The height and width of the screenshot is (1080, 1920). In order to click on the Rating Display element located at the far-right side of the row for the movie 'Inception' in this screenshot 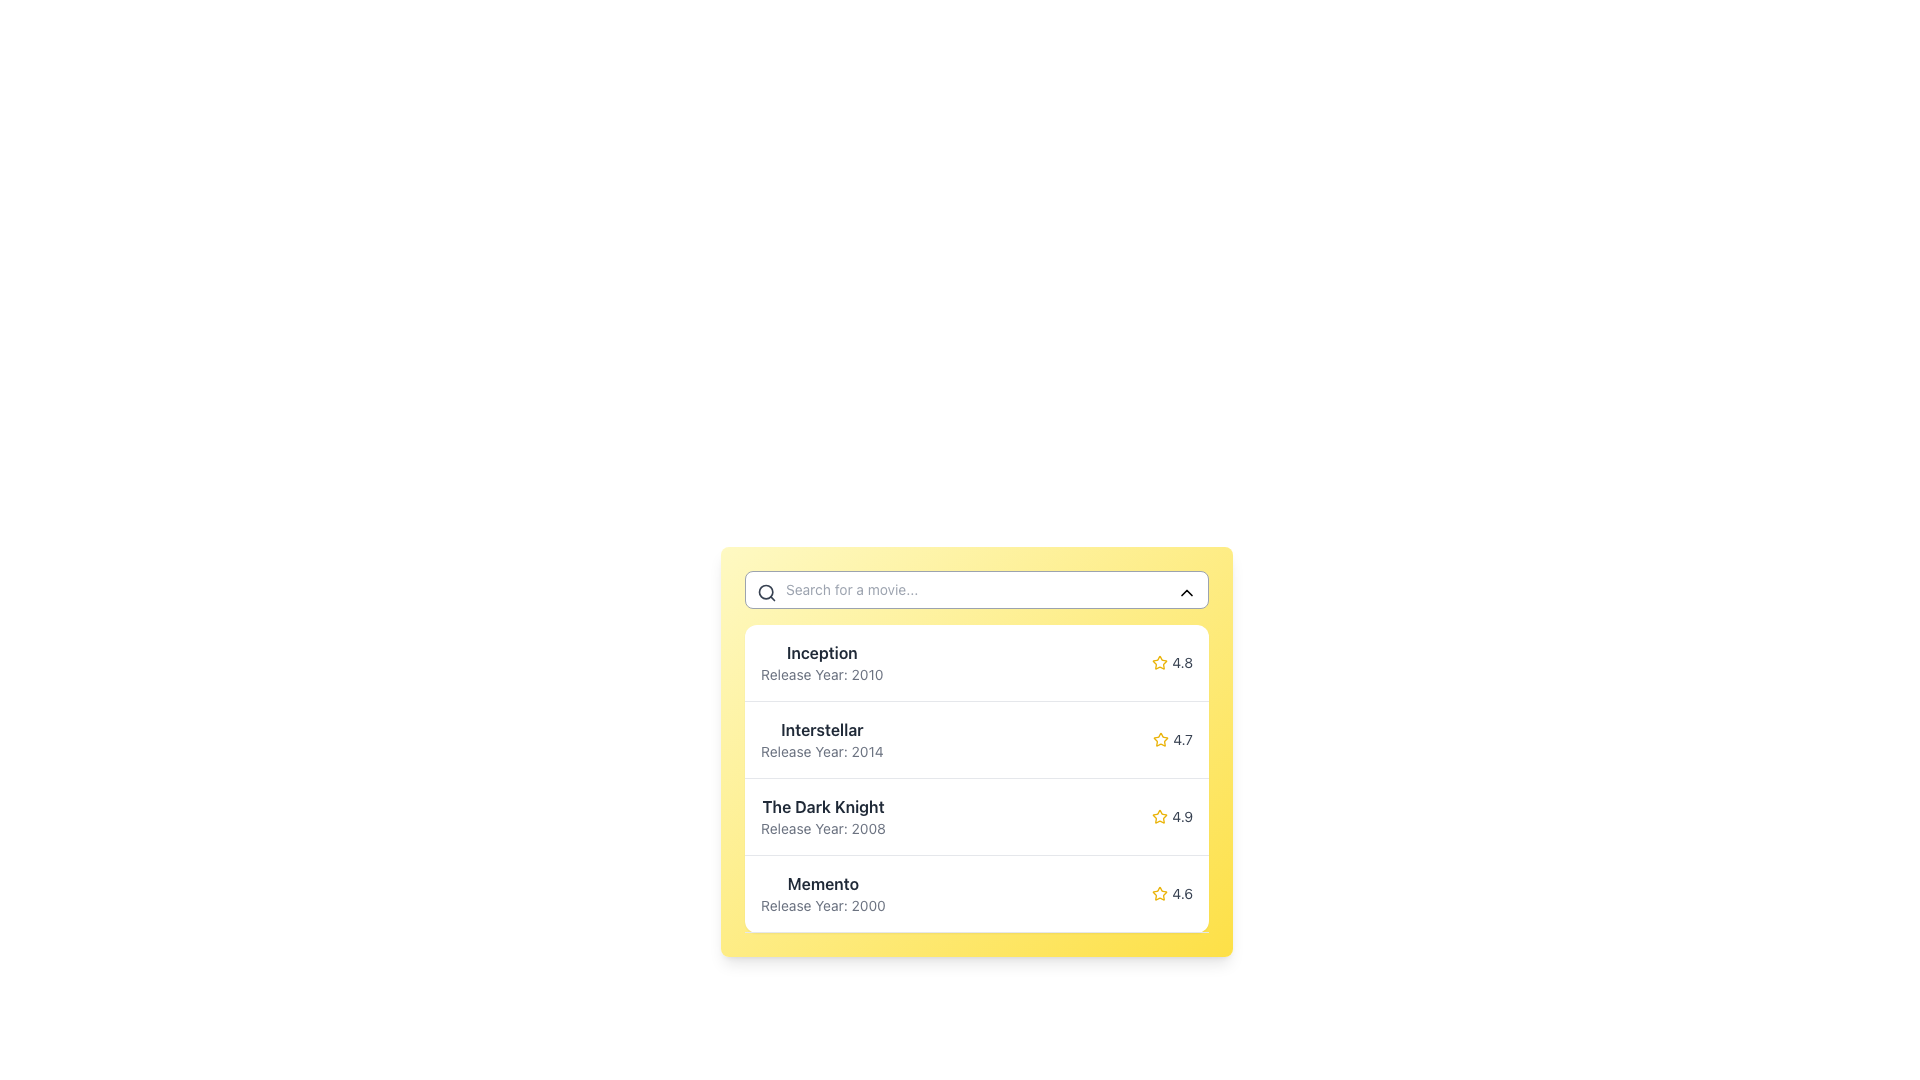, I will do `click(1172, 663)`.